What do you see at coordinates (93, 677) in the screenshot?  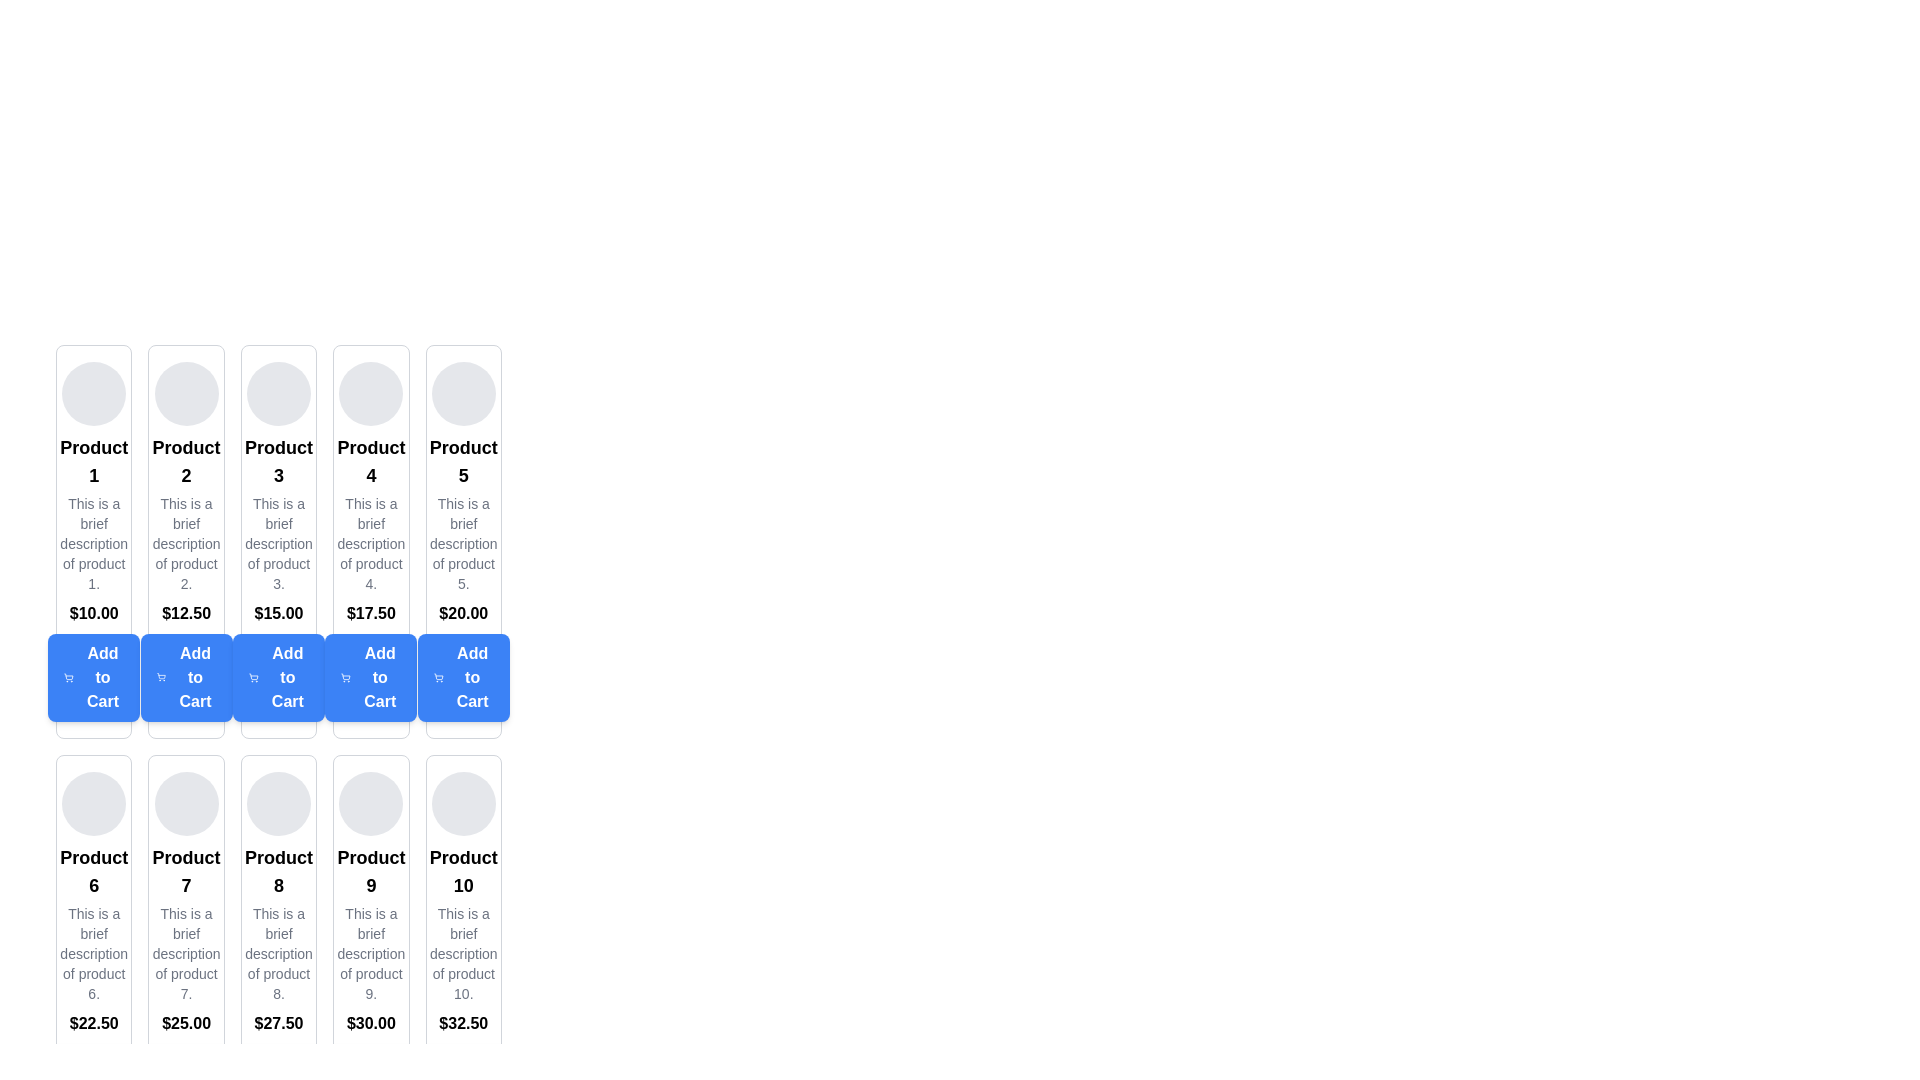 I see `the 'Add to Cart' button, which is a blue rectangular button with white text and a cart icon, located at the bottom of the 'Product 1' card` at bounding box center [93, 677].